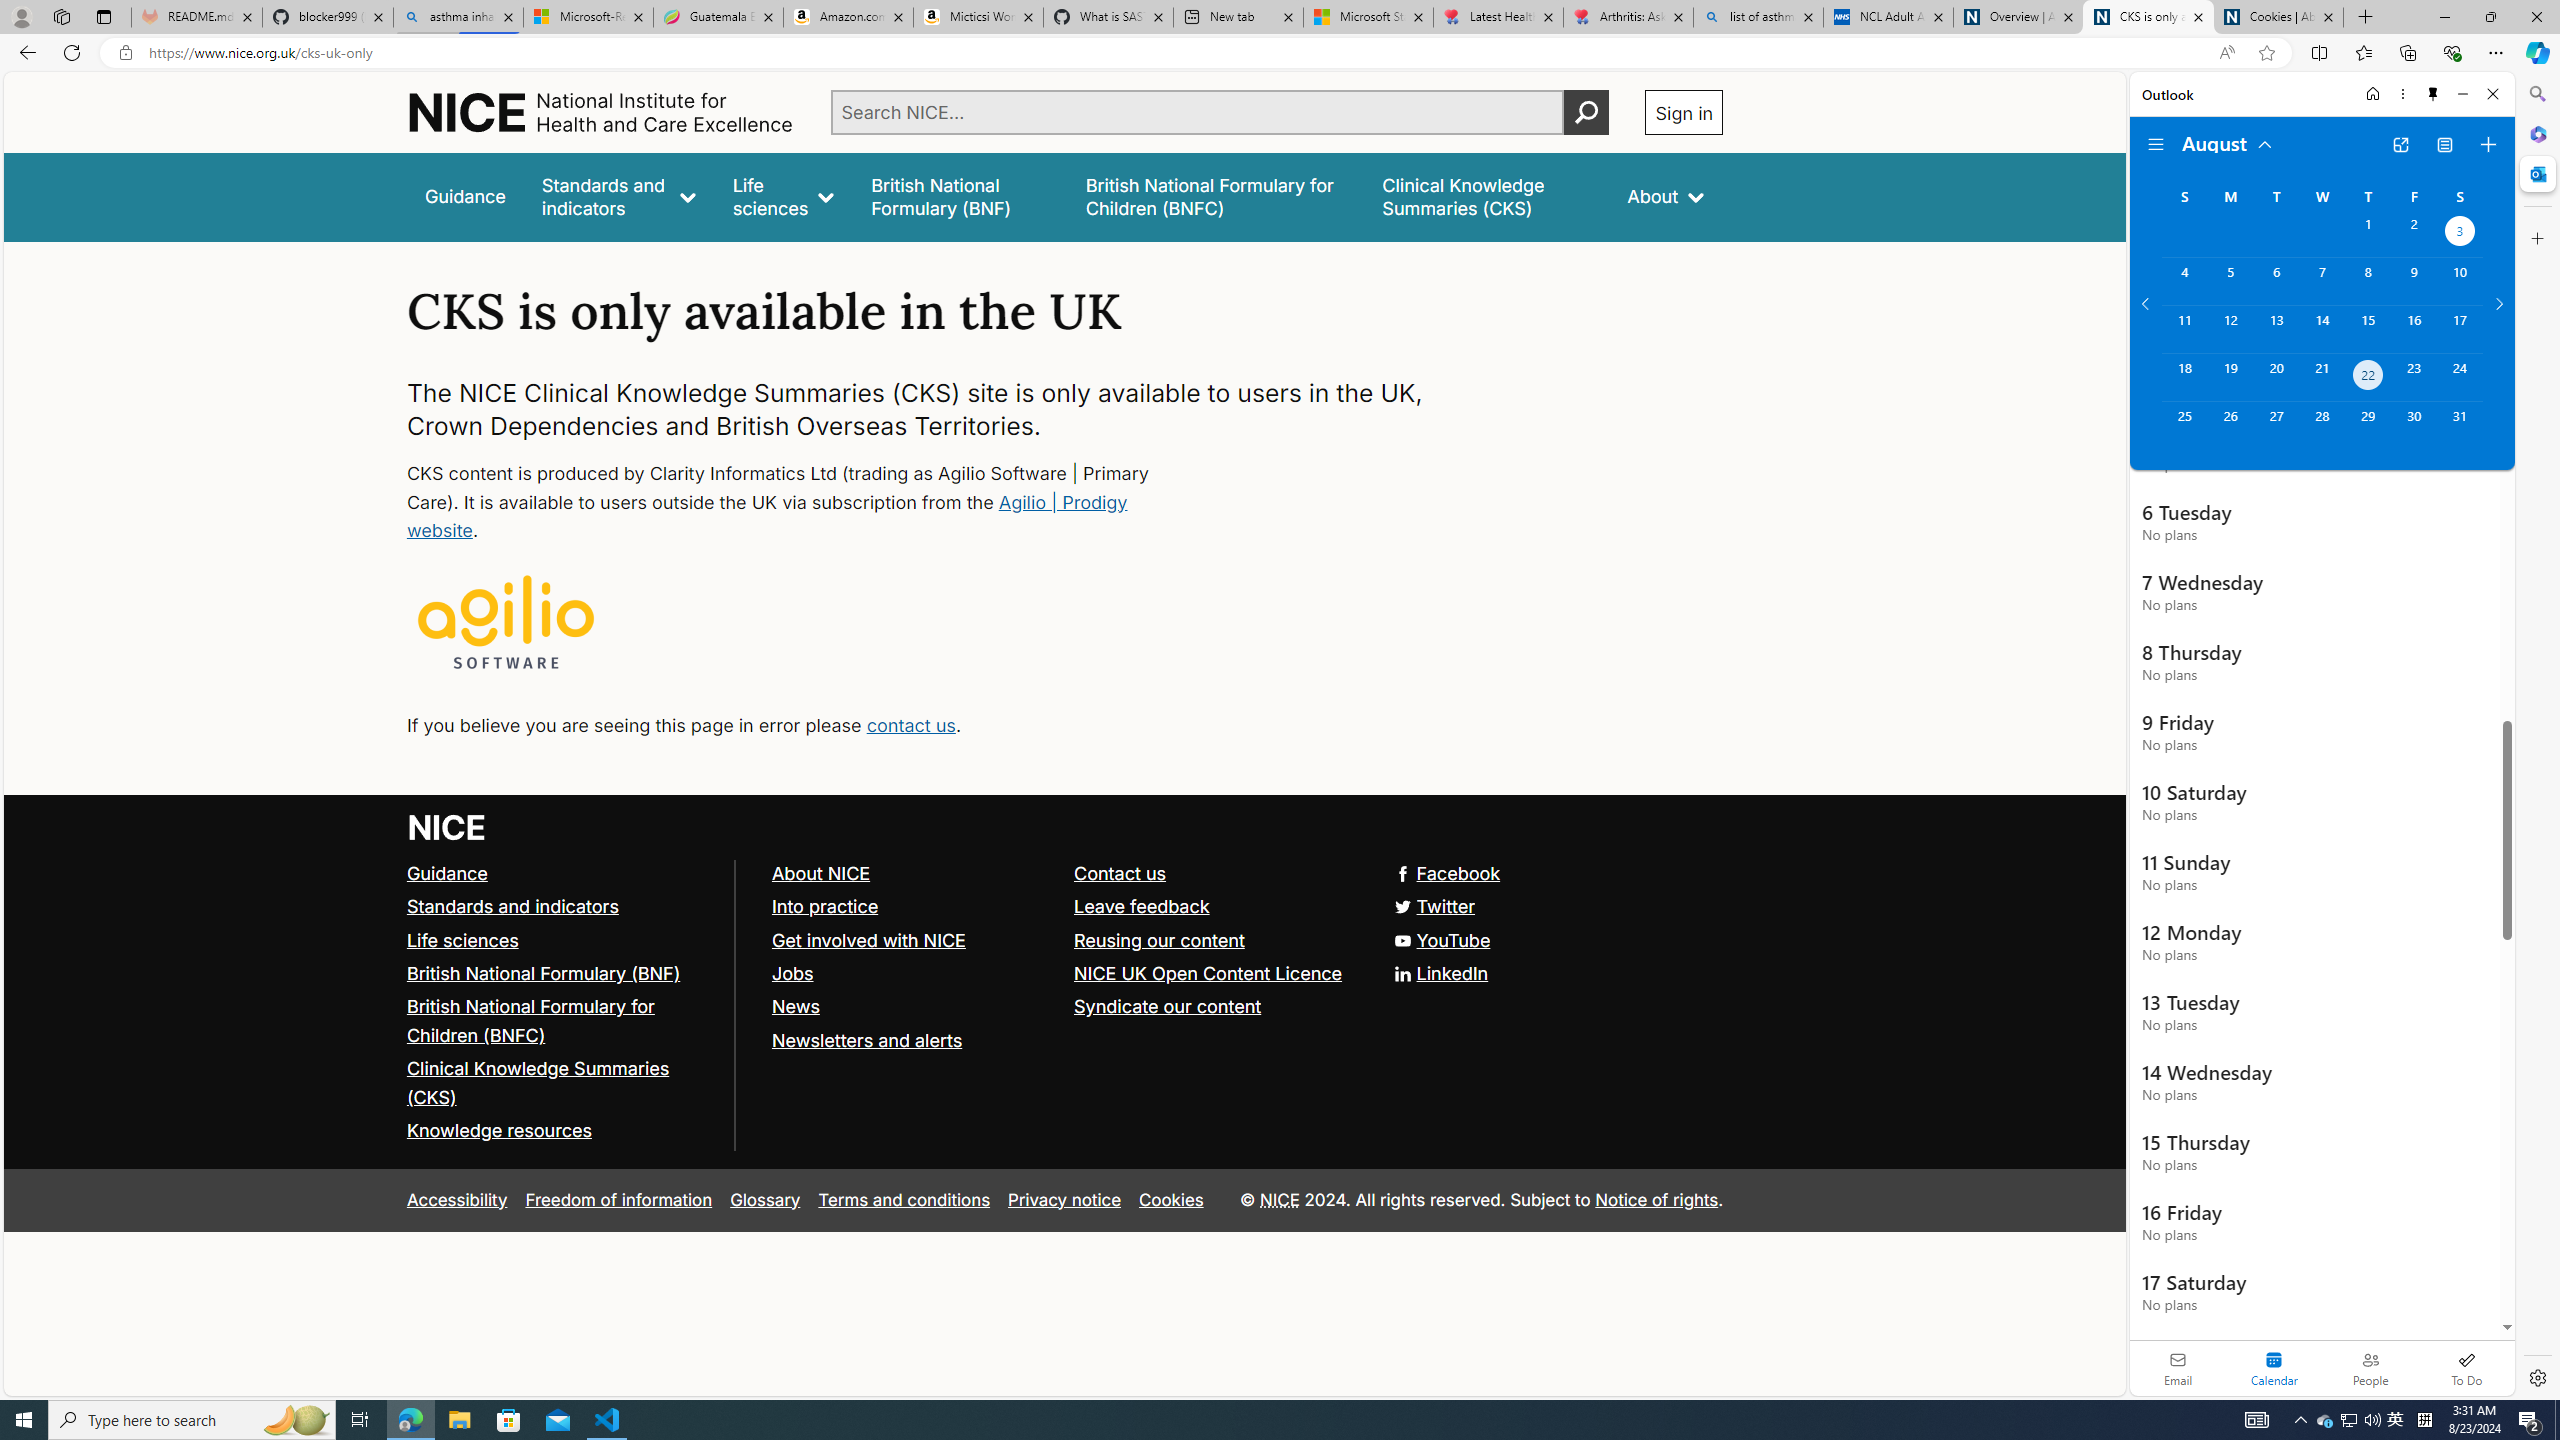 The width and height of the screenshot is (2560, 1440). Describe the element at coordinates (912, 907) in the screenshot. I see `'Into practice'` at that location.